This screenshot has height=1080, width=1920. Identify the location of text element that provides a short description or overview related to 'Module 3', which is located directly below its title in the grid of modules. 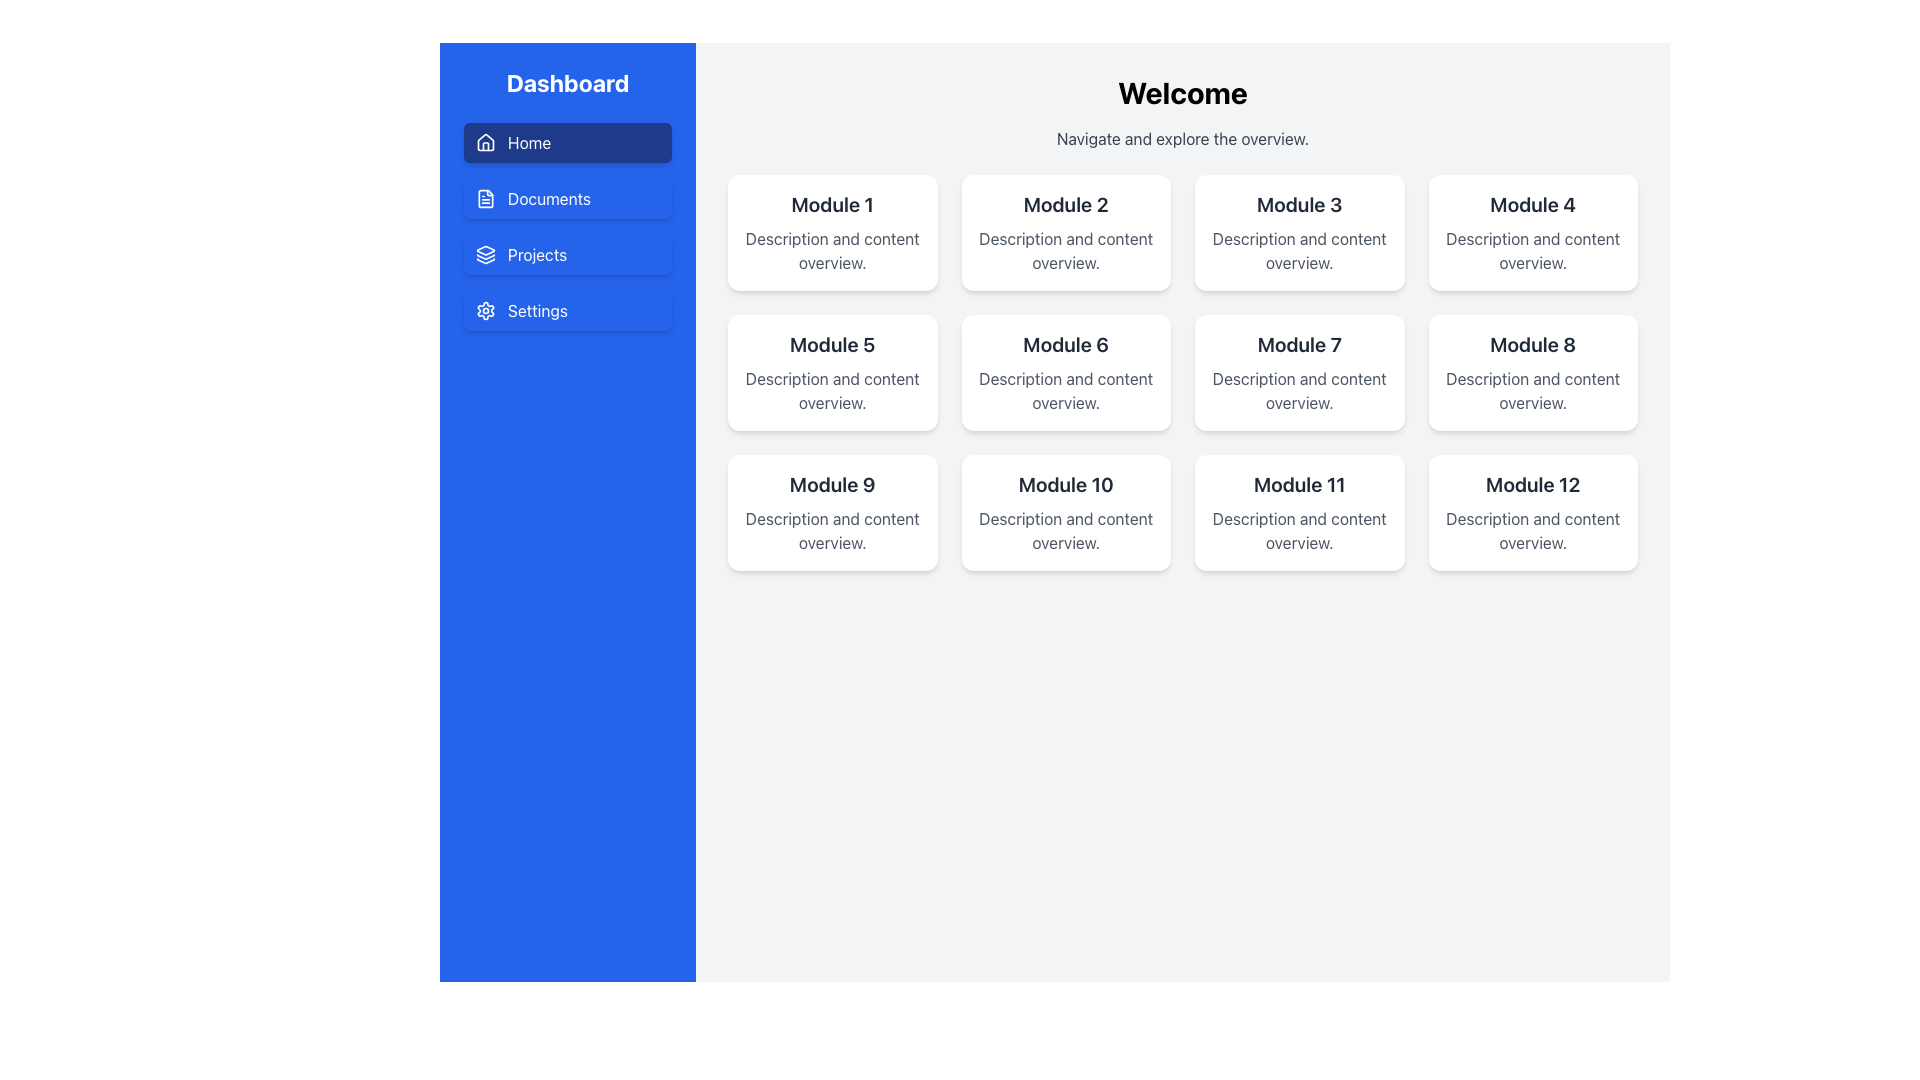
(1299, 249).